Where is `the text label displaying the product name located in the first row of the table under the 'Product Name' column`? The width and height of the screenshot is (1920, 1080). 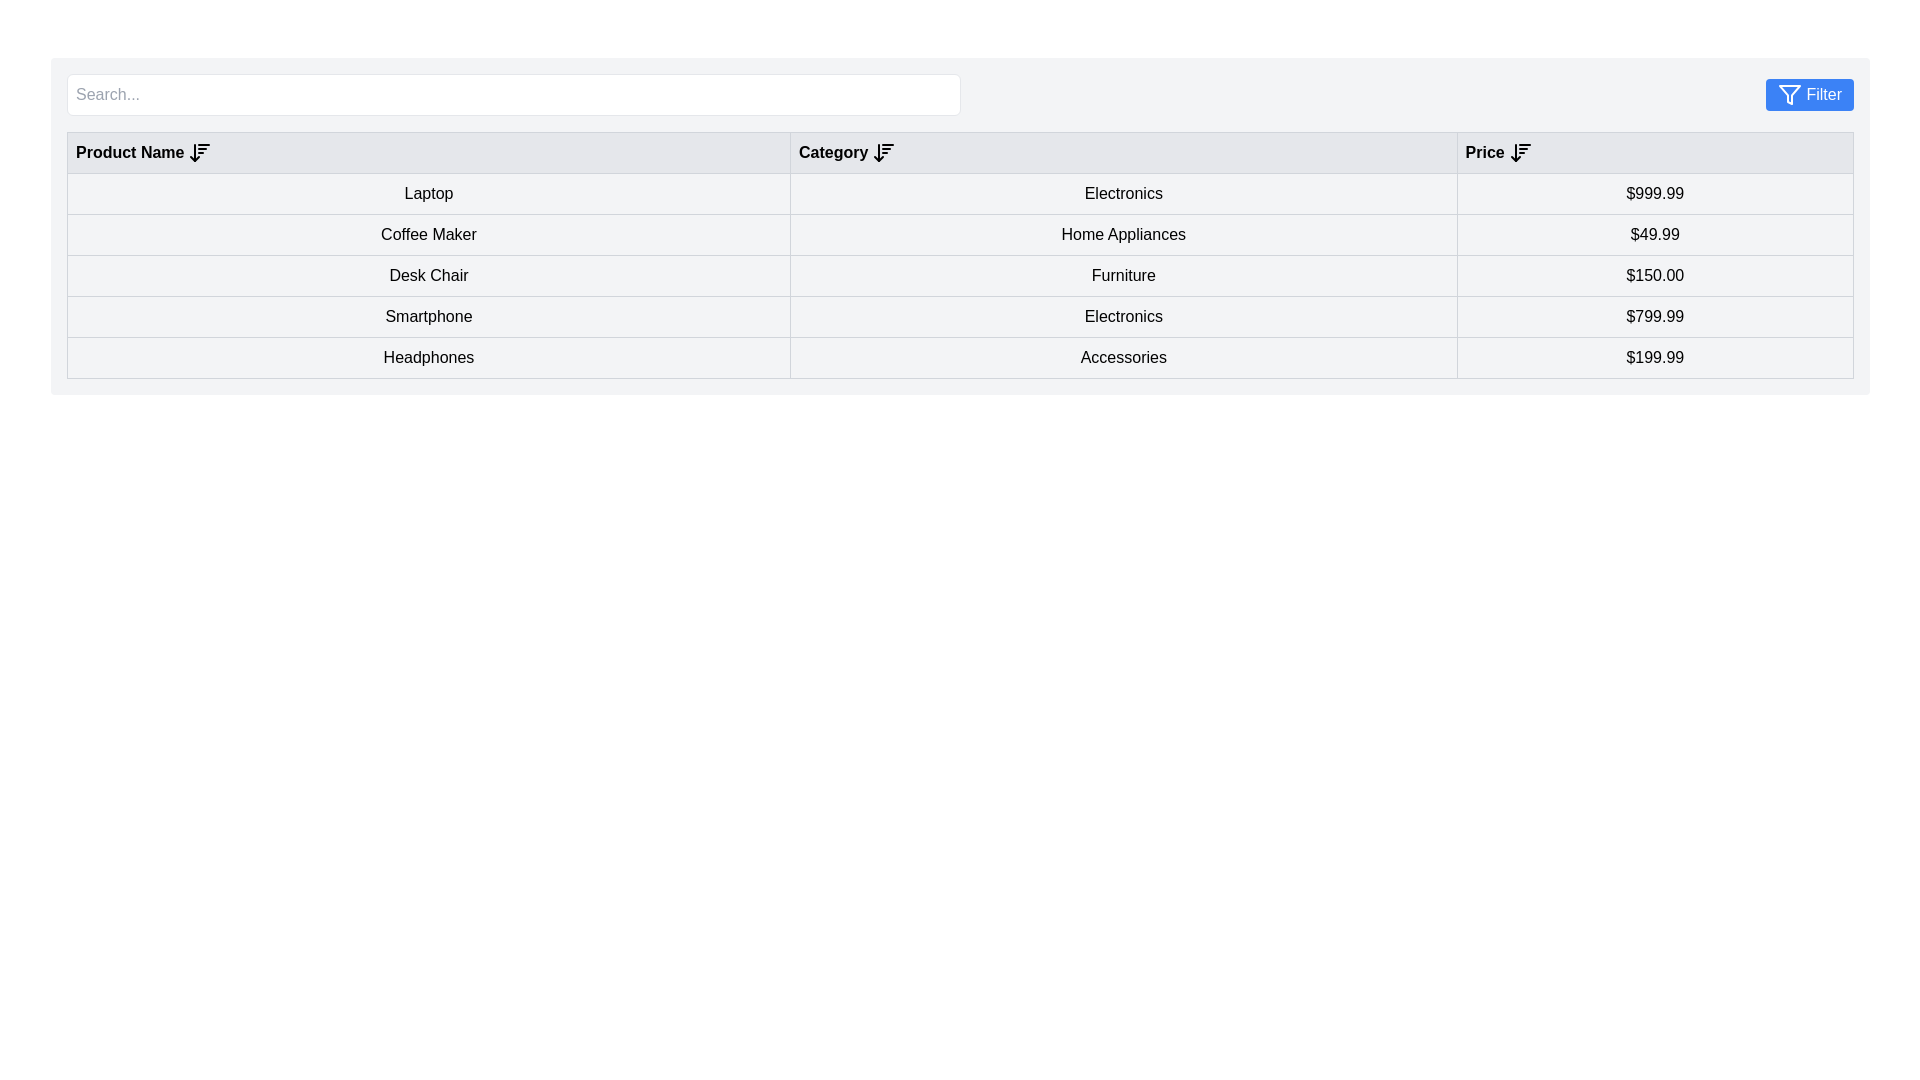 the text label displaying the product name located in the first row of the table under the 'Product Name' column is located at coordinates (427, 193).